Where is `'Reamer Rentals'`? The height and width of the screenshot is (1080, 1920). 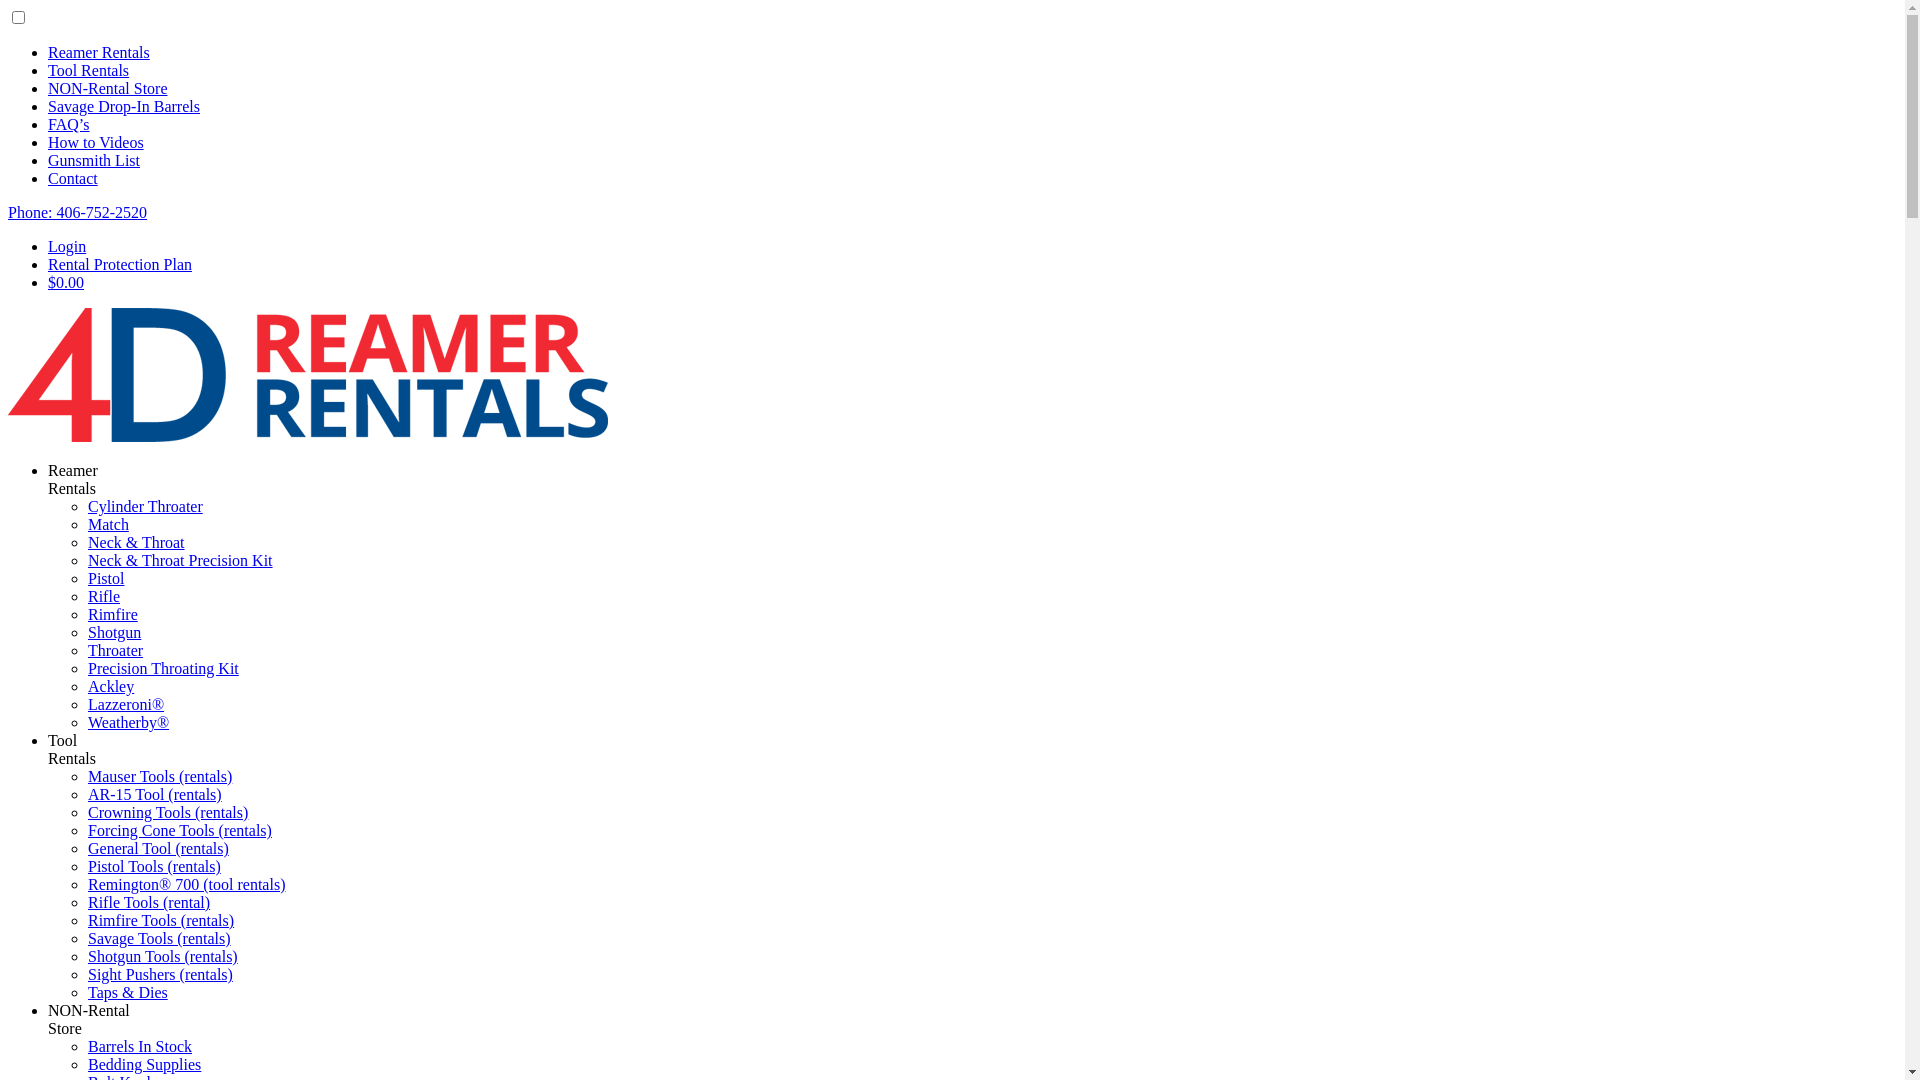 'Reamer Rentals' is located at coordinates (98, 51).